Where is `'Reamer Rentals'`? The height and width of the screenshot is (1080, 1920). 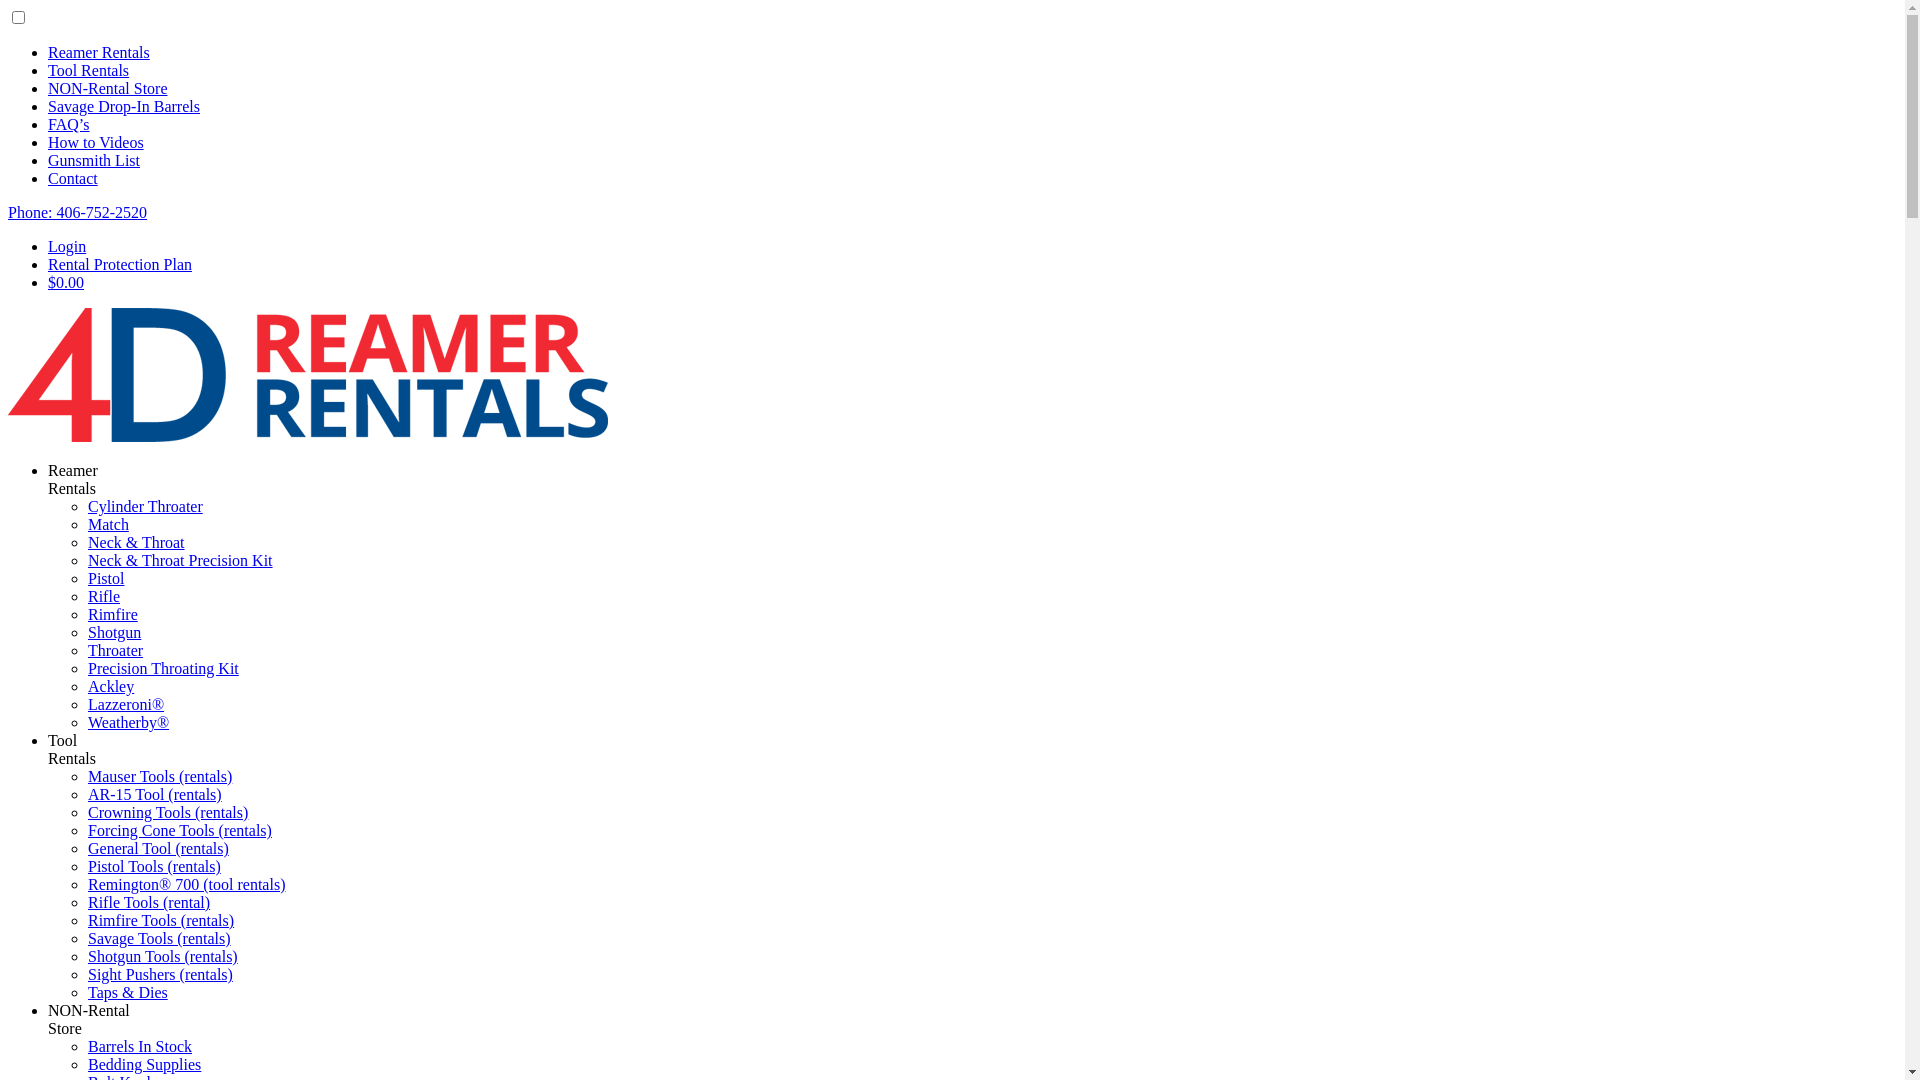 'Reamer Rentals' is located at coordinates (98, 51).